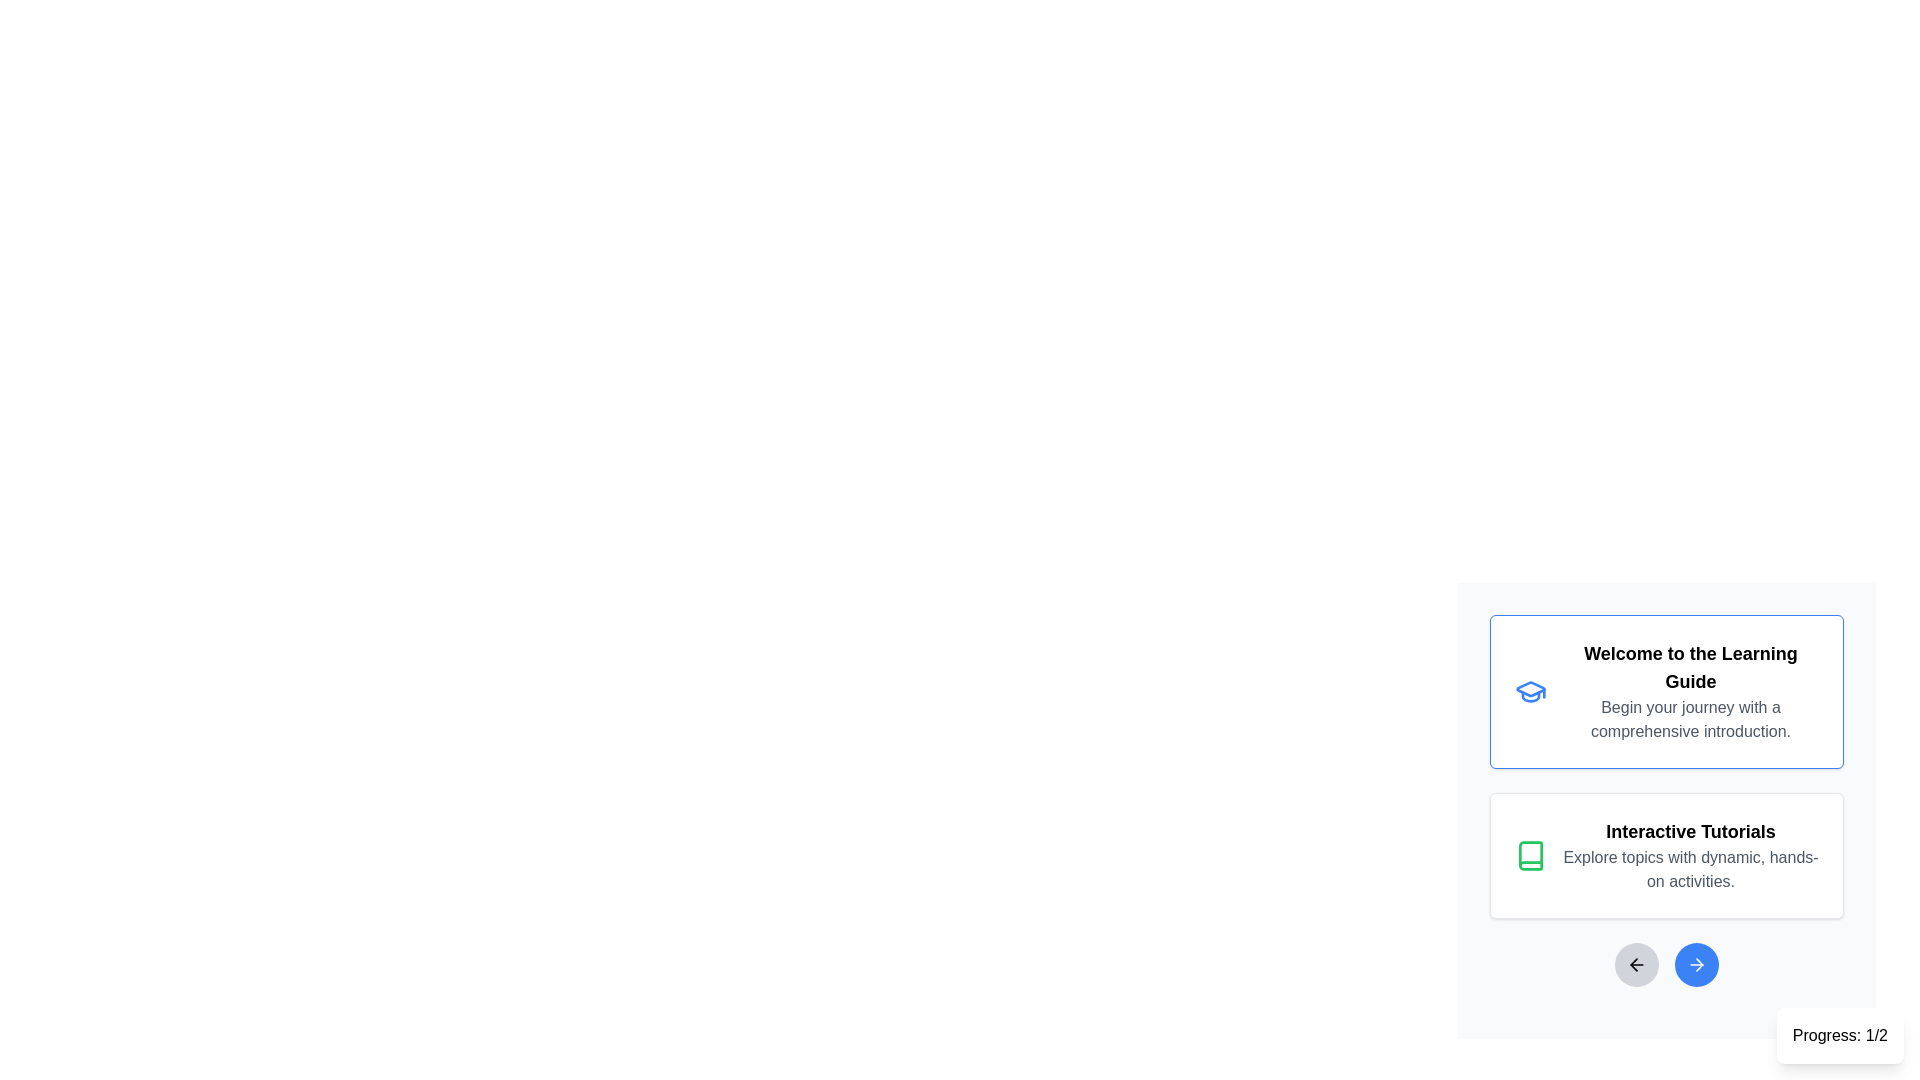 Image resolution: width=1920 pixels, height=1080 pixels. What do you see at coordinates (1530, 855) in the screenshot?
I see `the 'Interactive Tutorials' icon located to the left side of the 'Interactive Tutorials' text in the second item of the list` at bounding box center [1530, 855].